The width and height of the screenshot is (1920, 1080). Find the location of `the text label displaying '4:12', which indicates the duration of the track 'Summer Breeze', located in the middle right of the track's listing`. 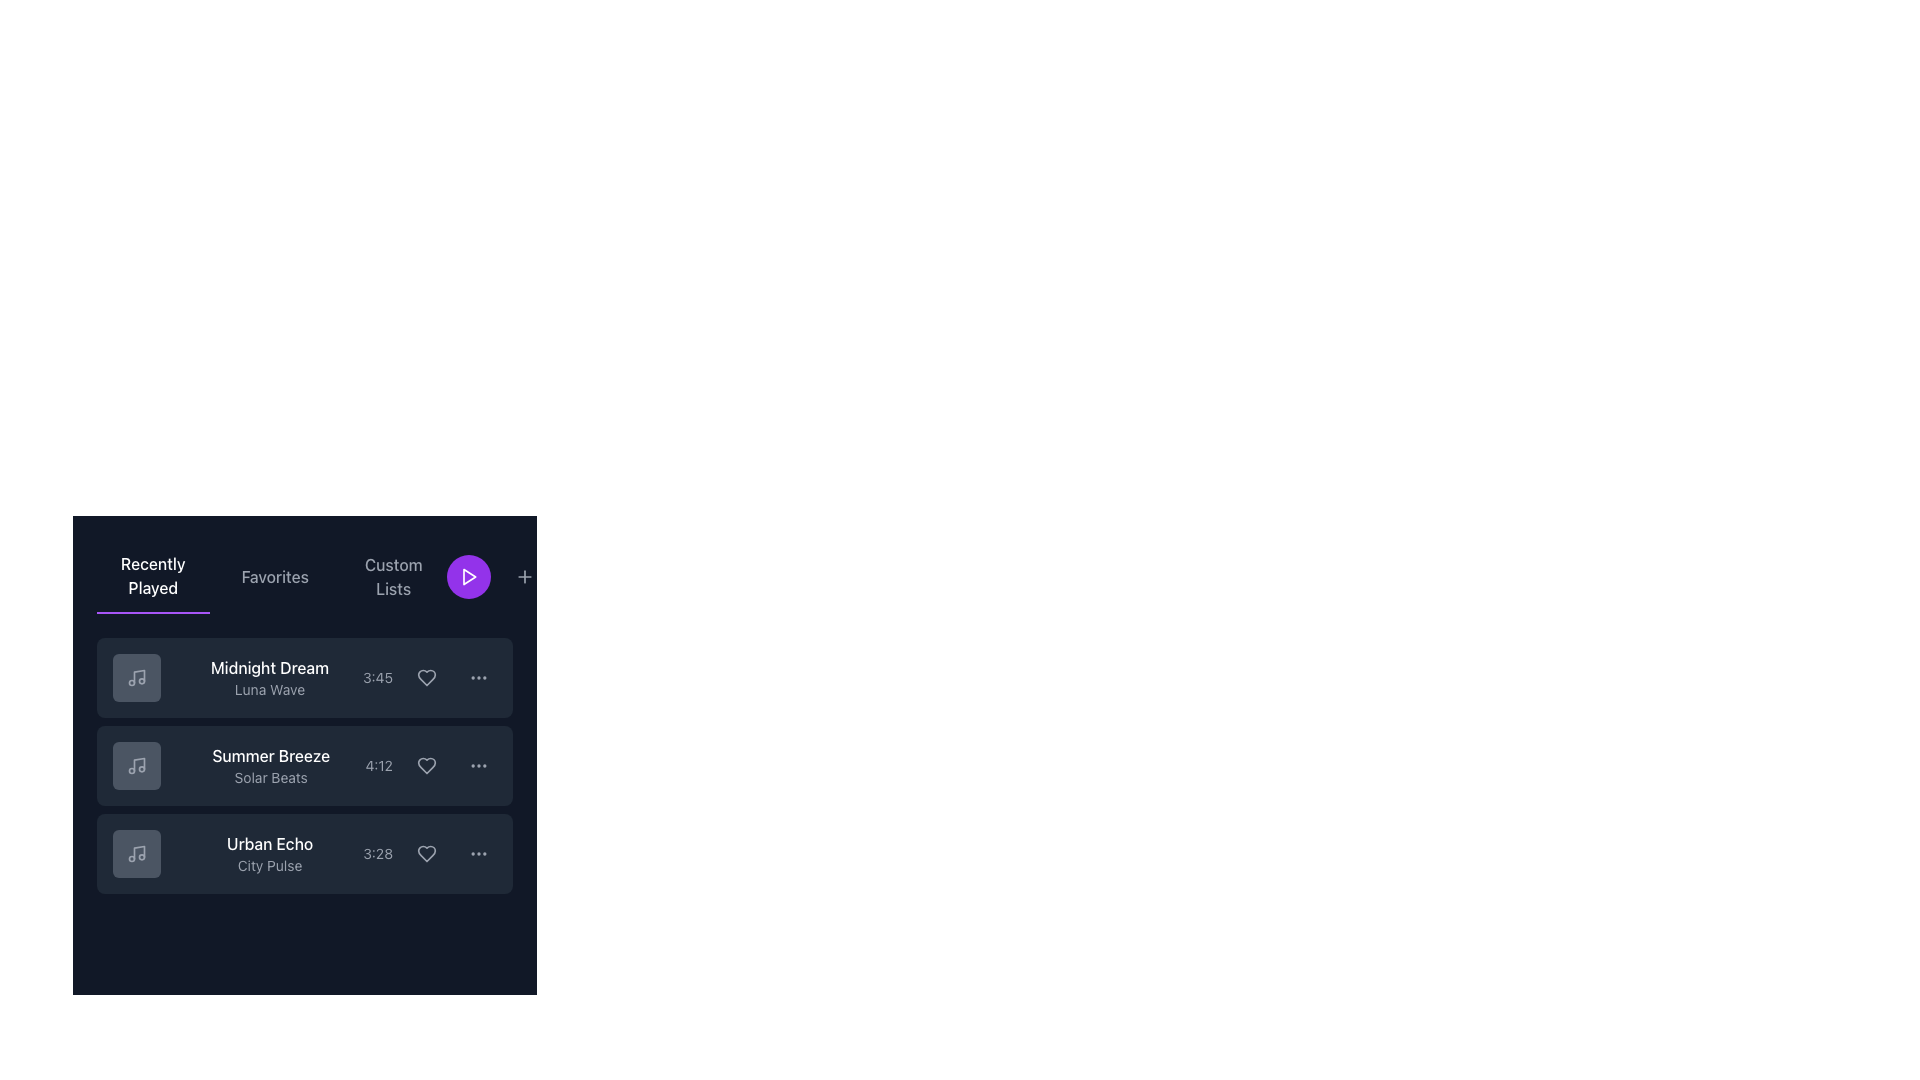

the text label displaying '4:12', which indicates the duration of the track 'Summer Breeze', located in the middle right of the track's listing is located at coordinates (379, 765).